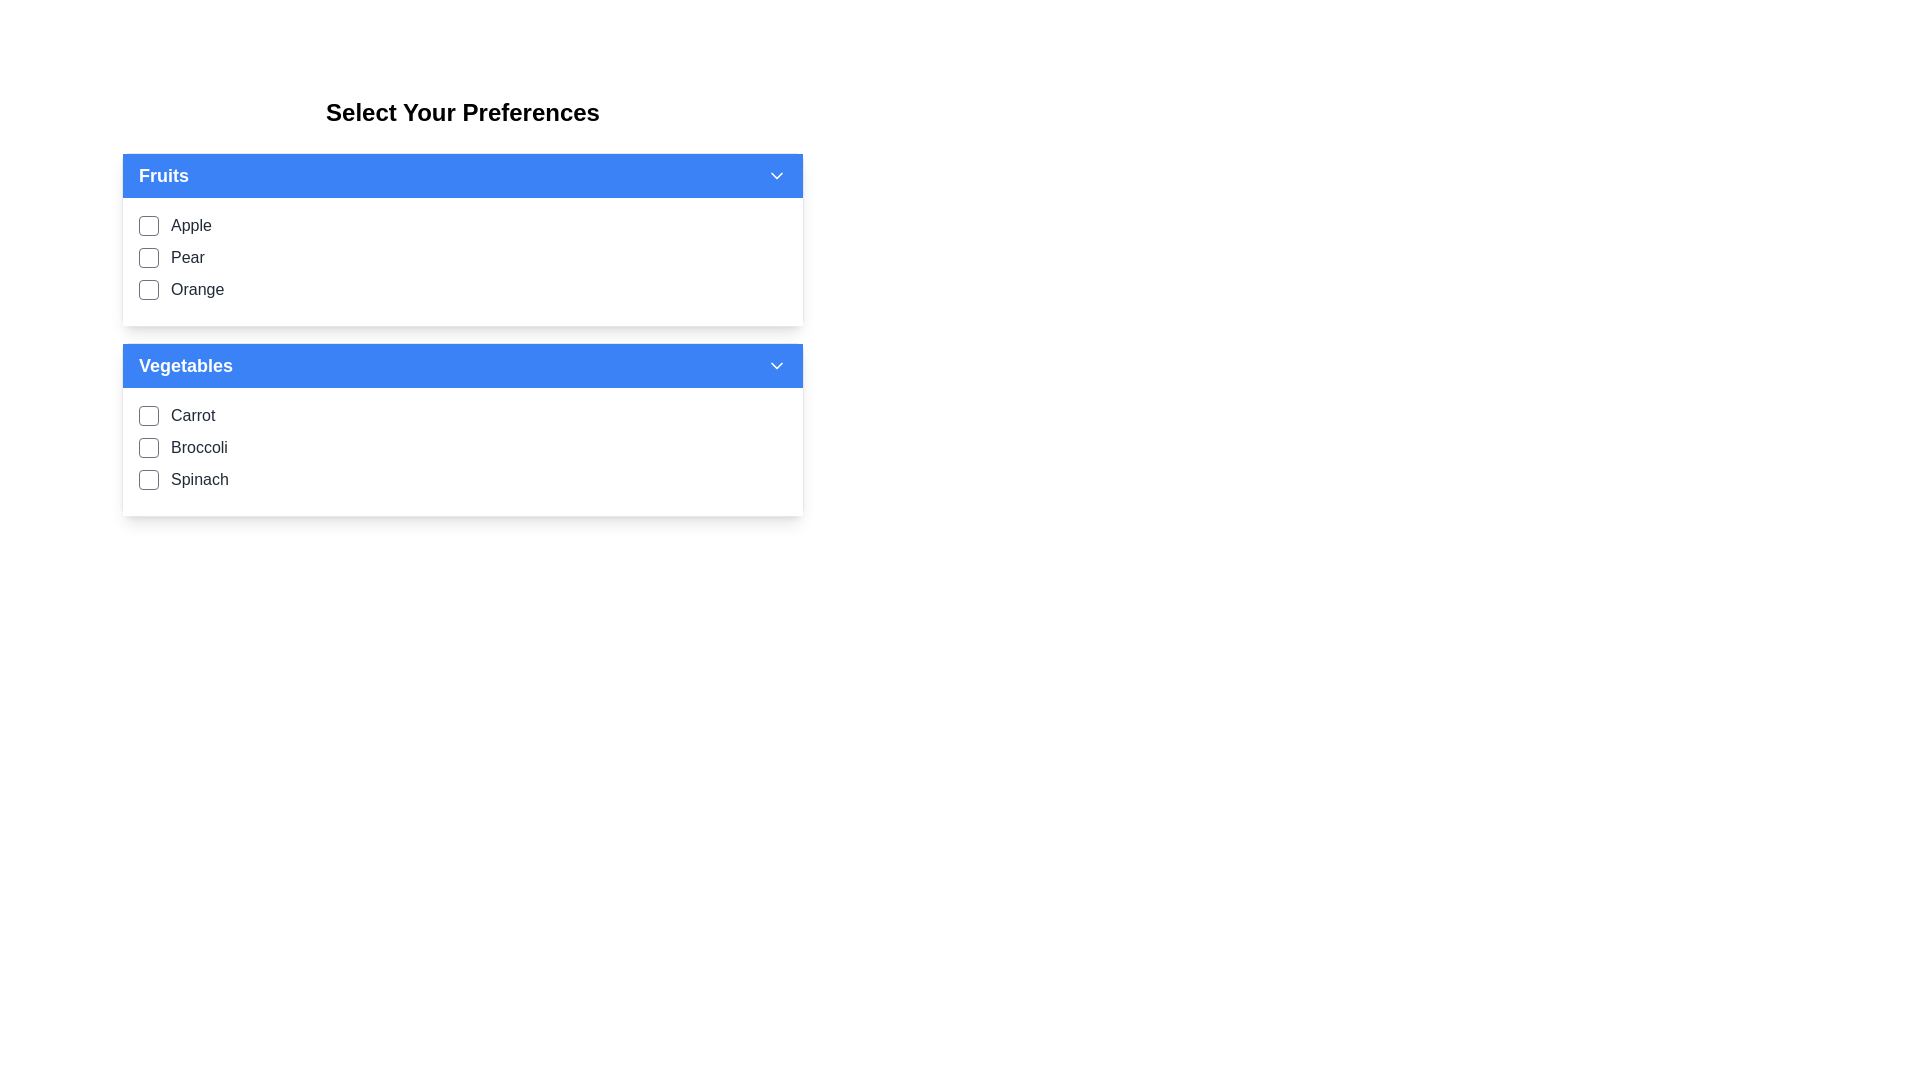  I want to click on the checkbox for 'Apple' to trigger visual feedback, so click(147, 225).